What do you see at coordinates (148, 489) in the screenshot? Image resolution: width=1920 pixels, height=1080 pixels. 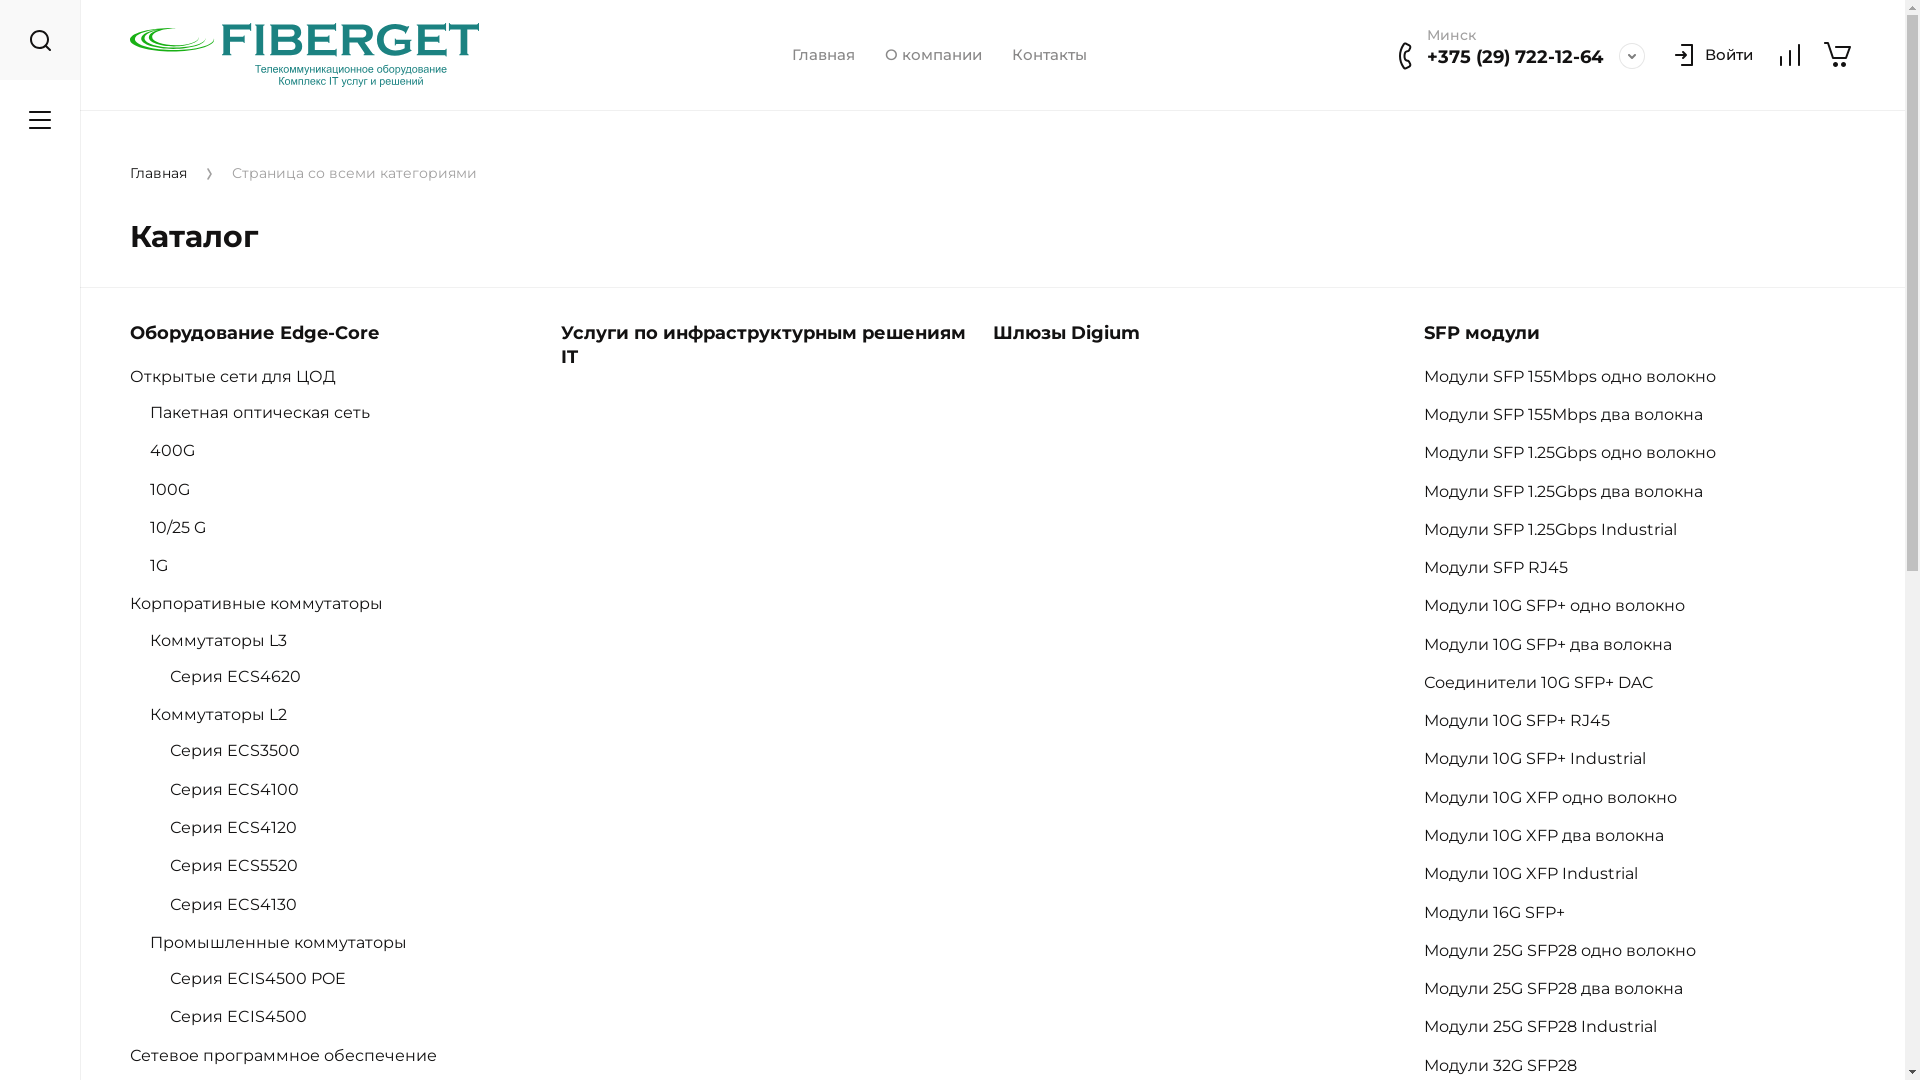 I see `'100G'` at bounding box center [148, 489].